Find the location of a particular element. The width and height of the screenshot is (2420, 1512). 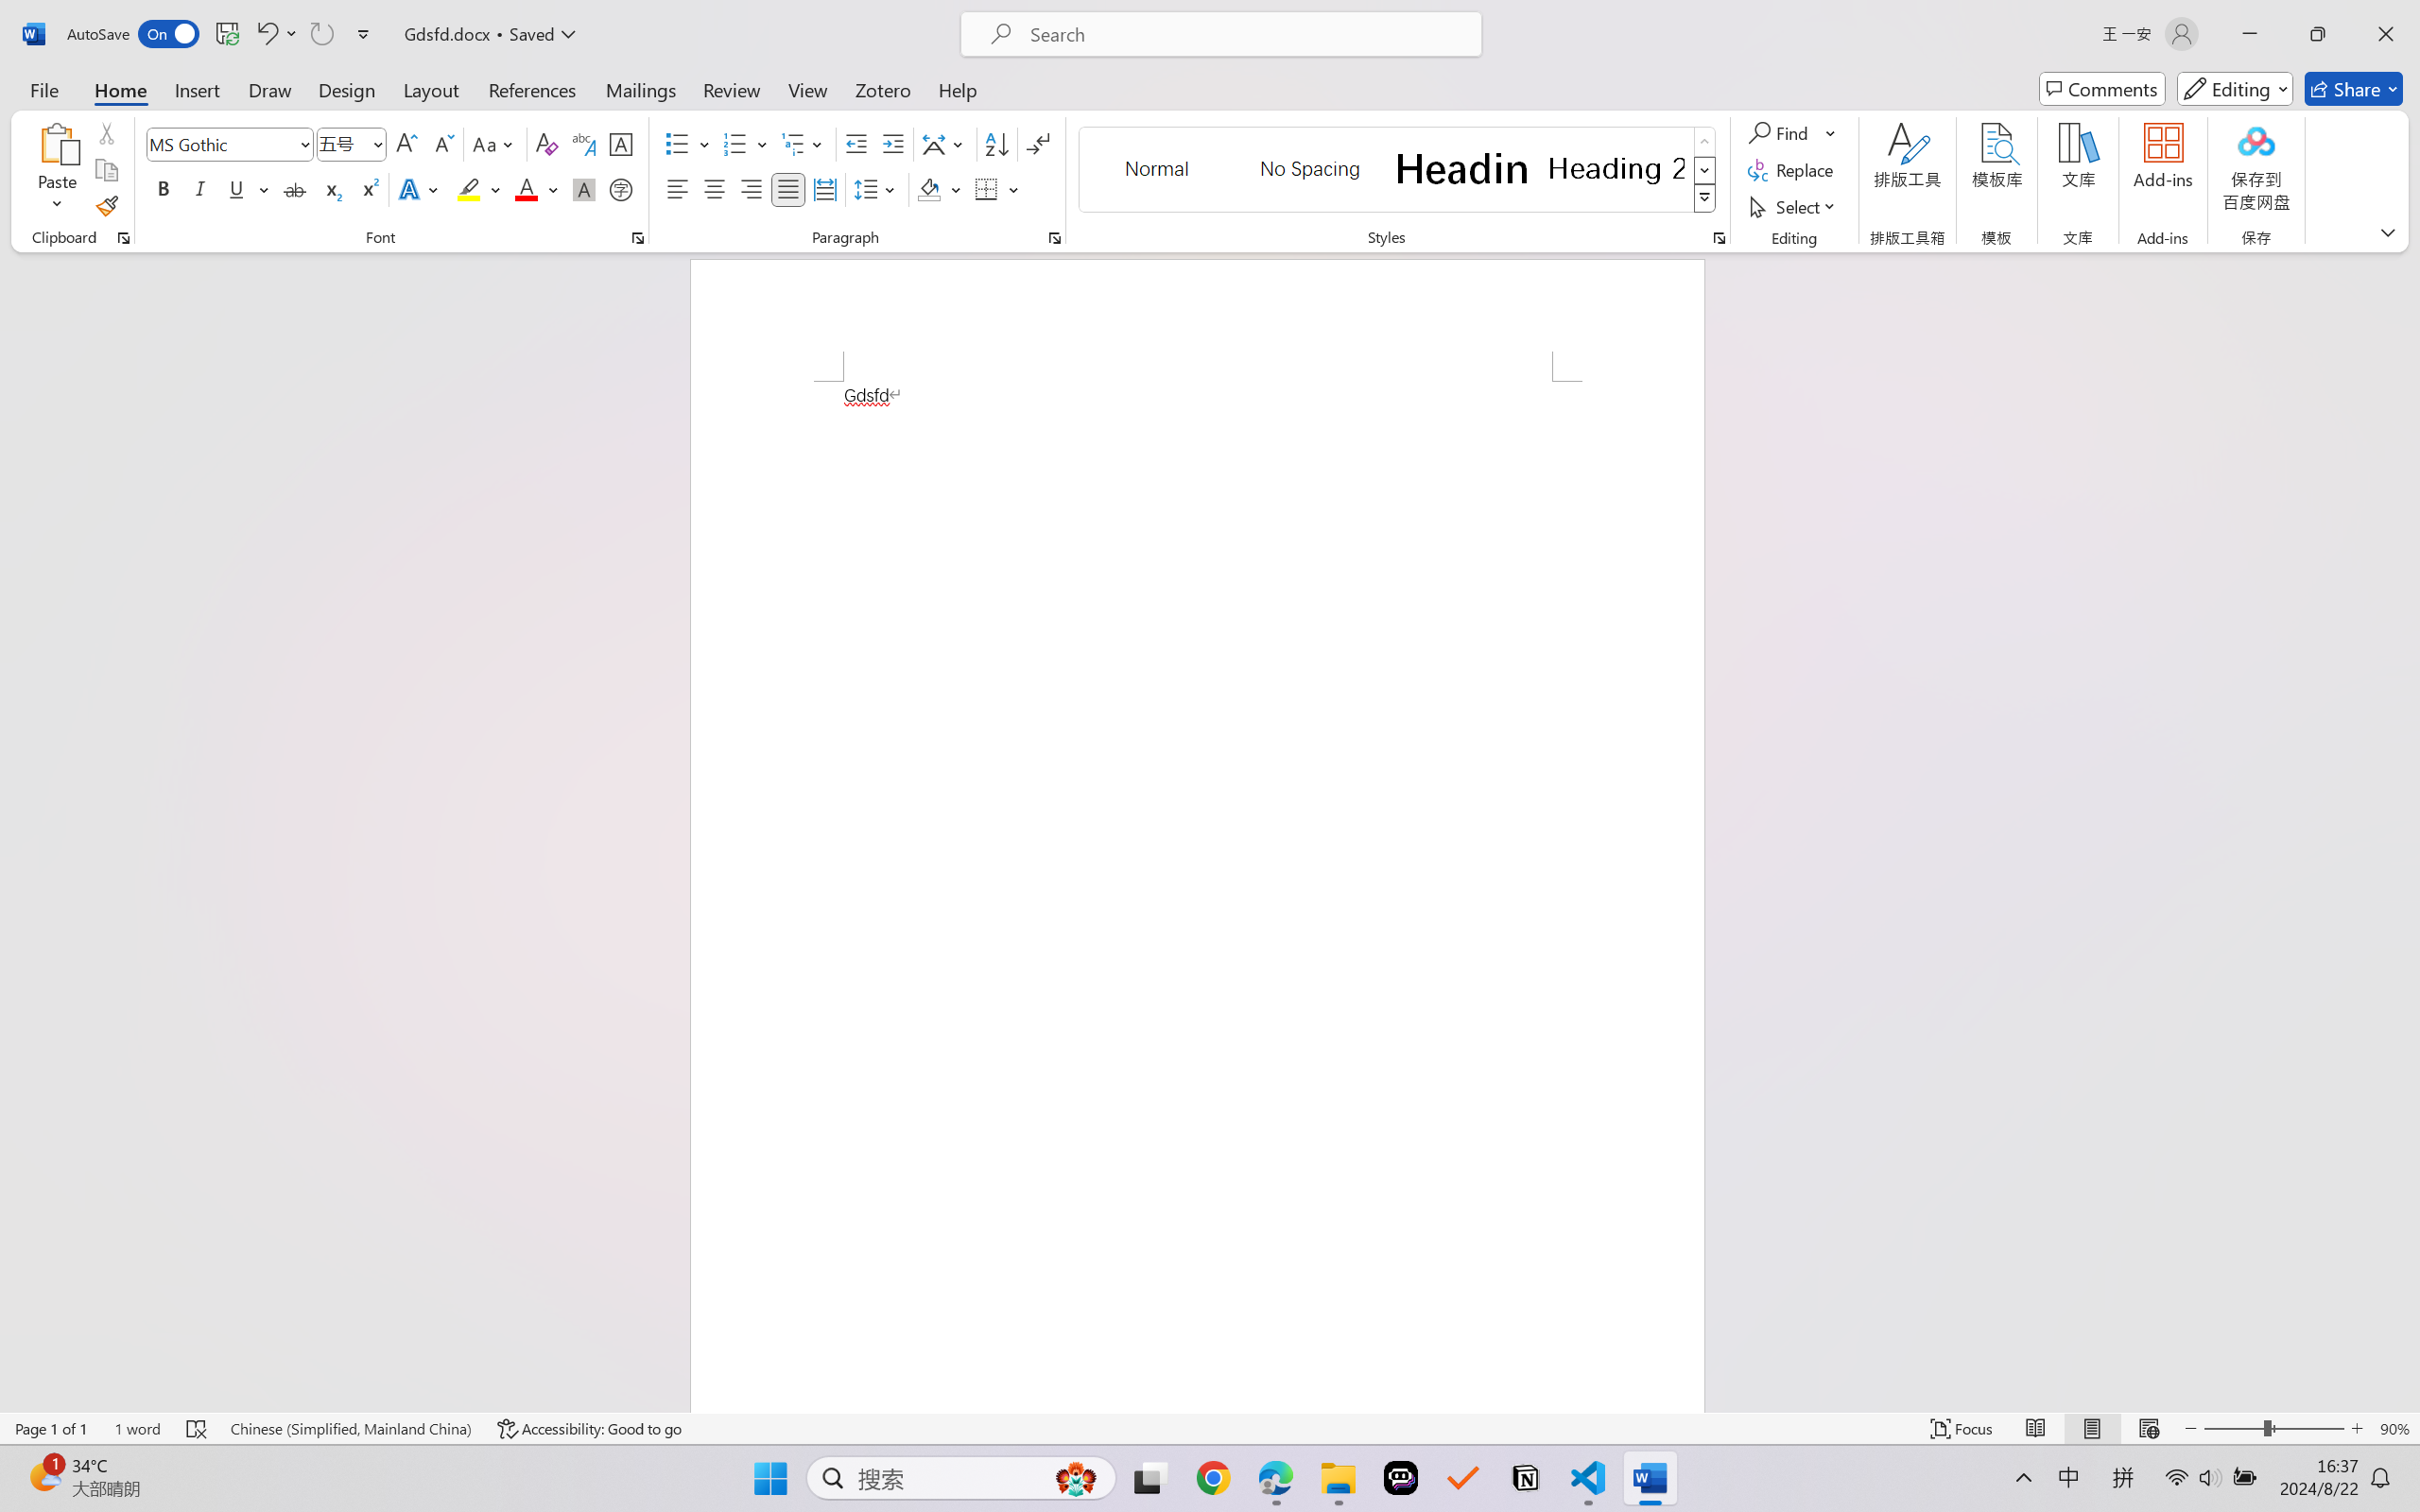

'Shading RGB(0, 0, 0)' is located at coordinates (928, 188).